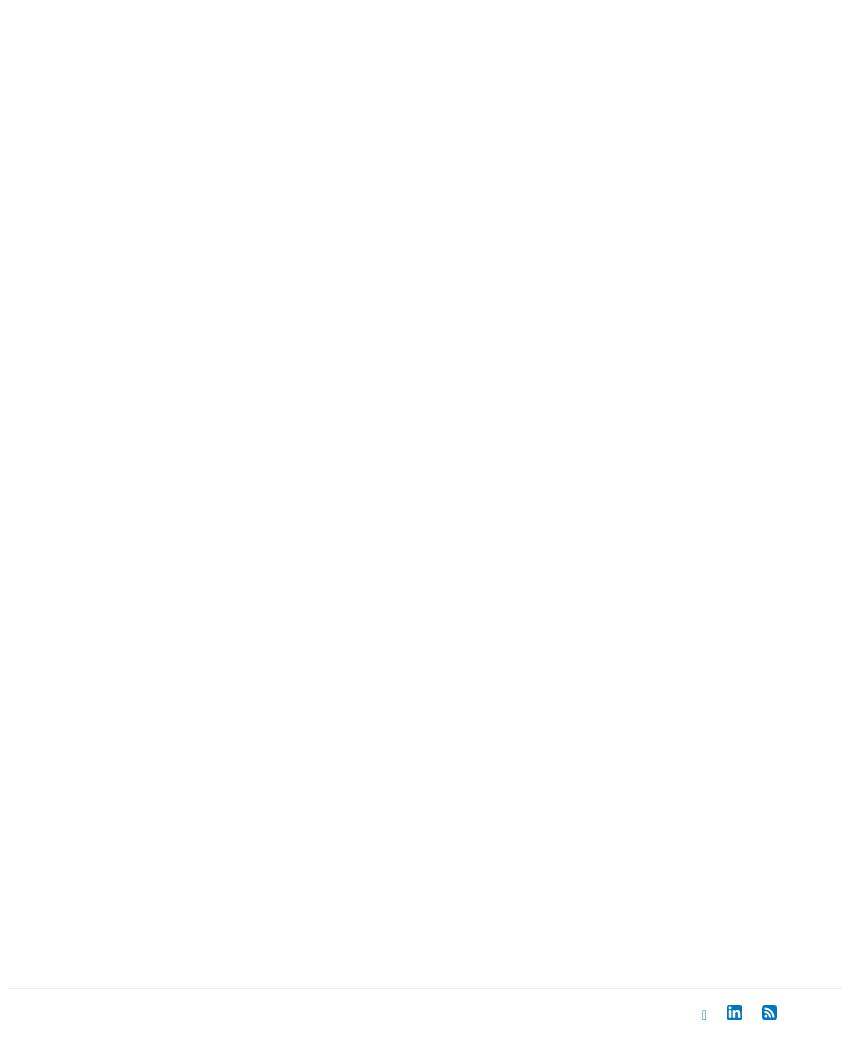  I want to click on 'January 2006', so click(136, 607).